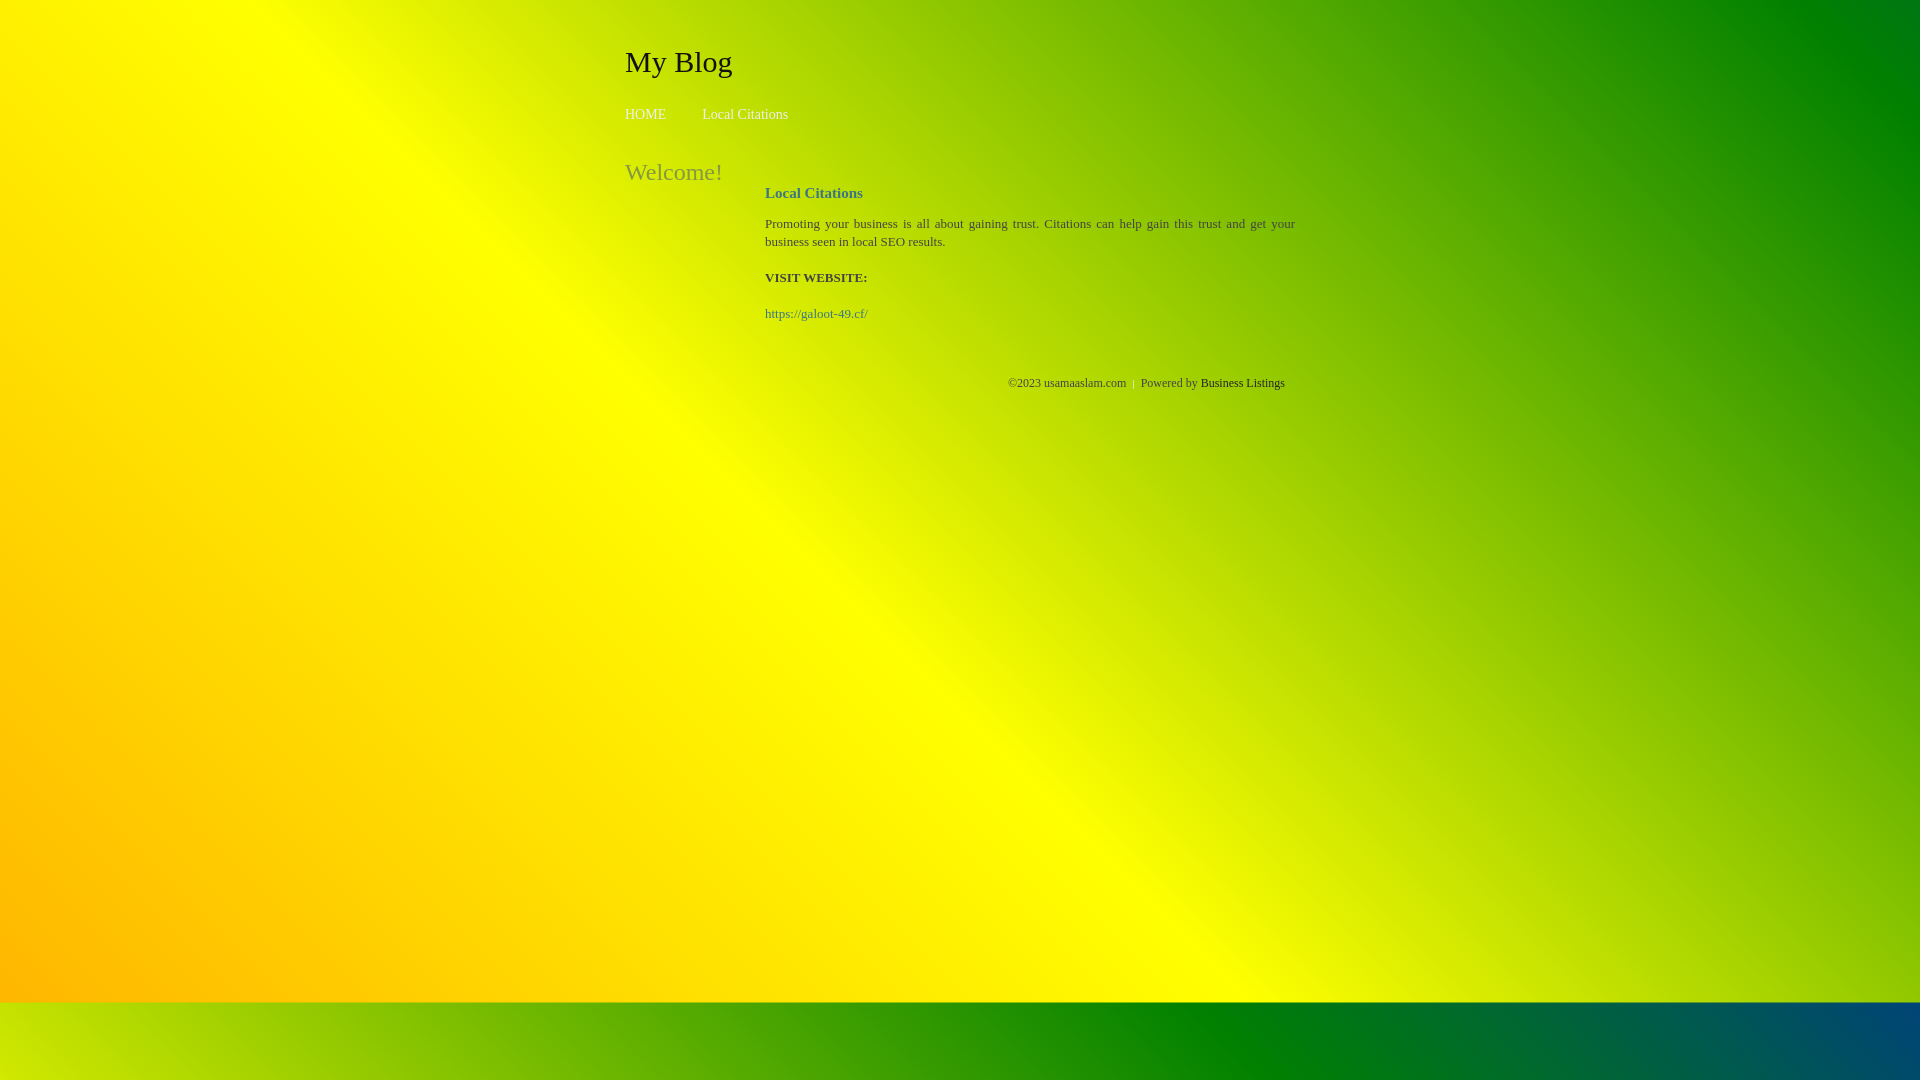 The height and width of the screenshot is (1080, 1920). Describe the element at coordinates (743, 114) in the screenshot. I see `'Local Citations'` at that location.